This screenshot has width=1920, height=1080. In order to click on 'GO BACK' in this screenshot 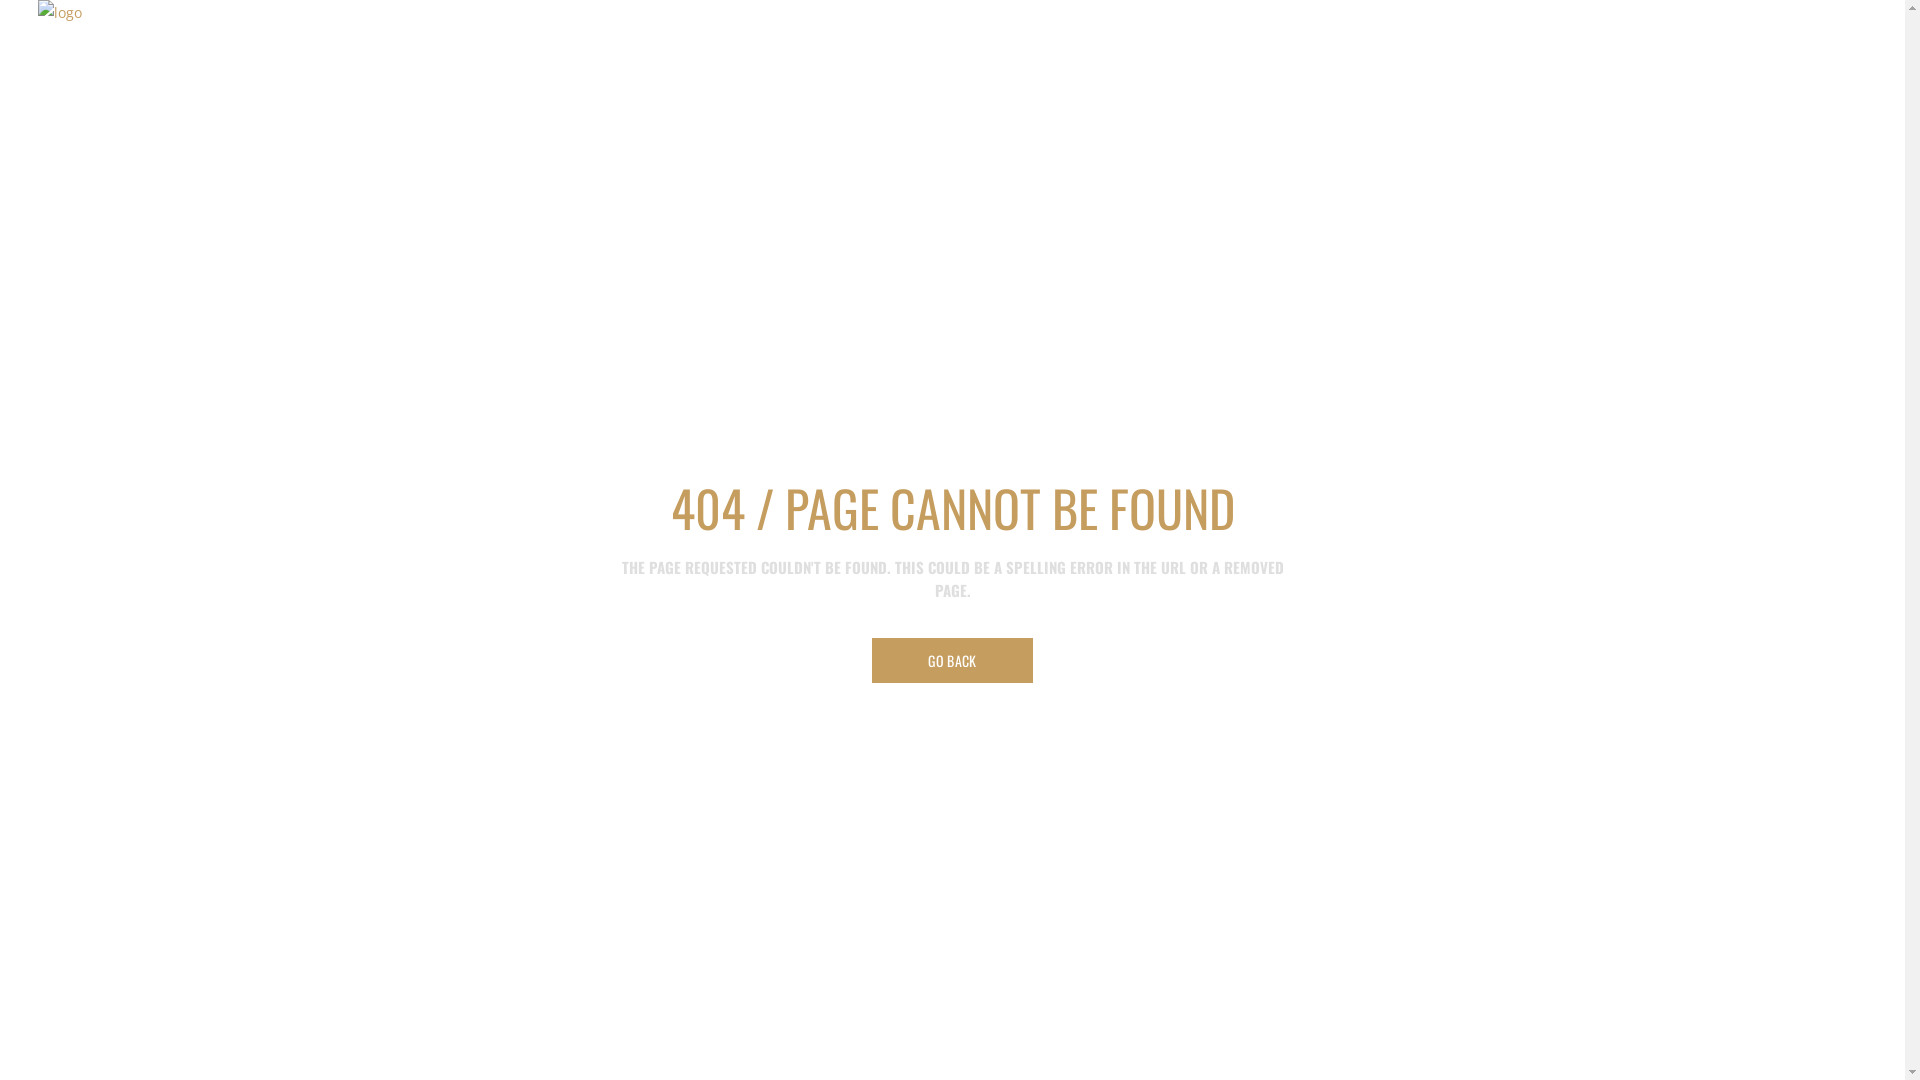, I will do `click(872, 660)`.